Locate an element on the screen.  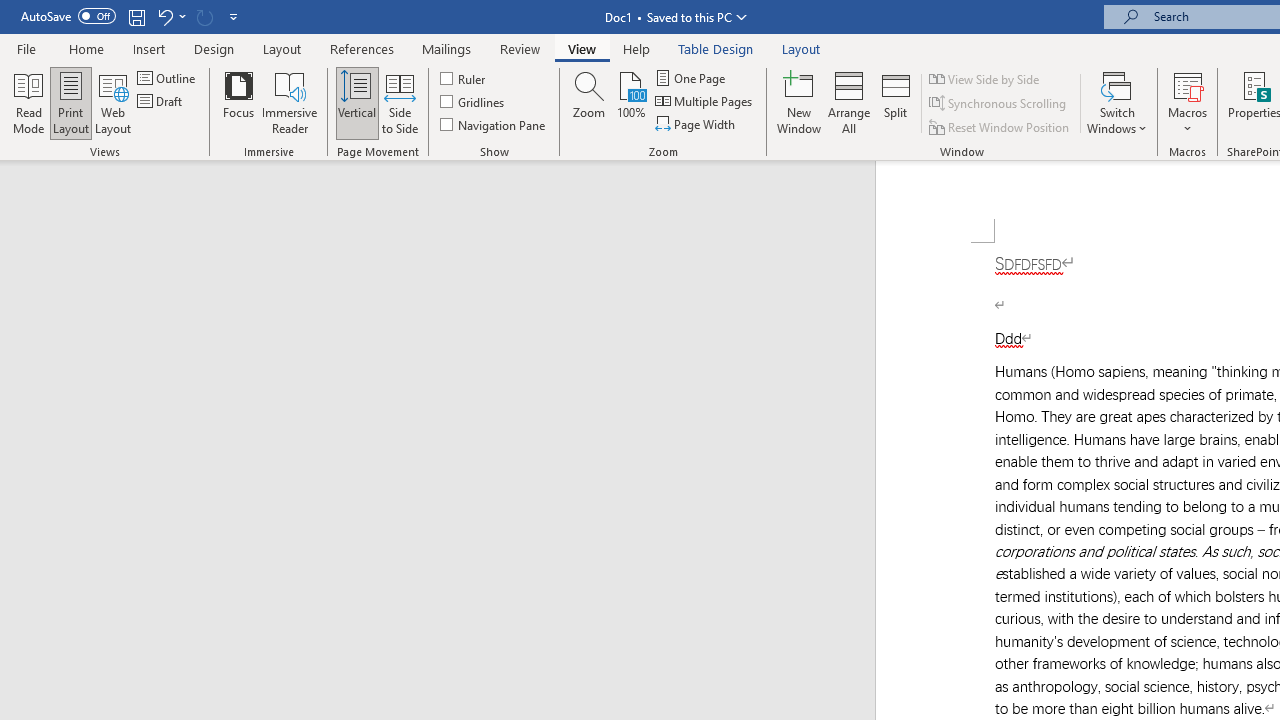
'Outline' is located at coordinates (168, 77).